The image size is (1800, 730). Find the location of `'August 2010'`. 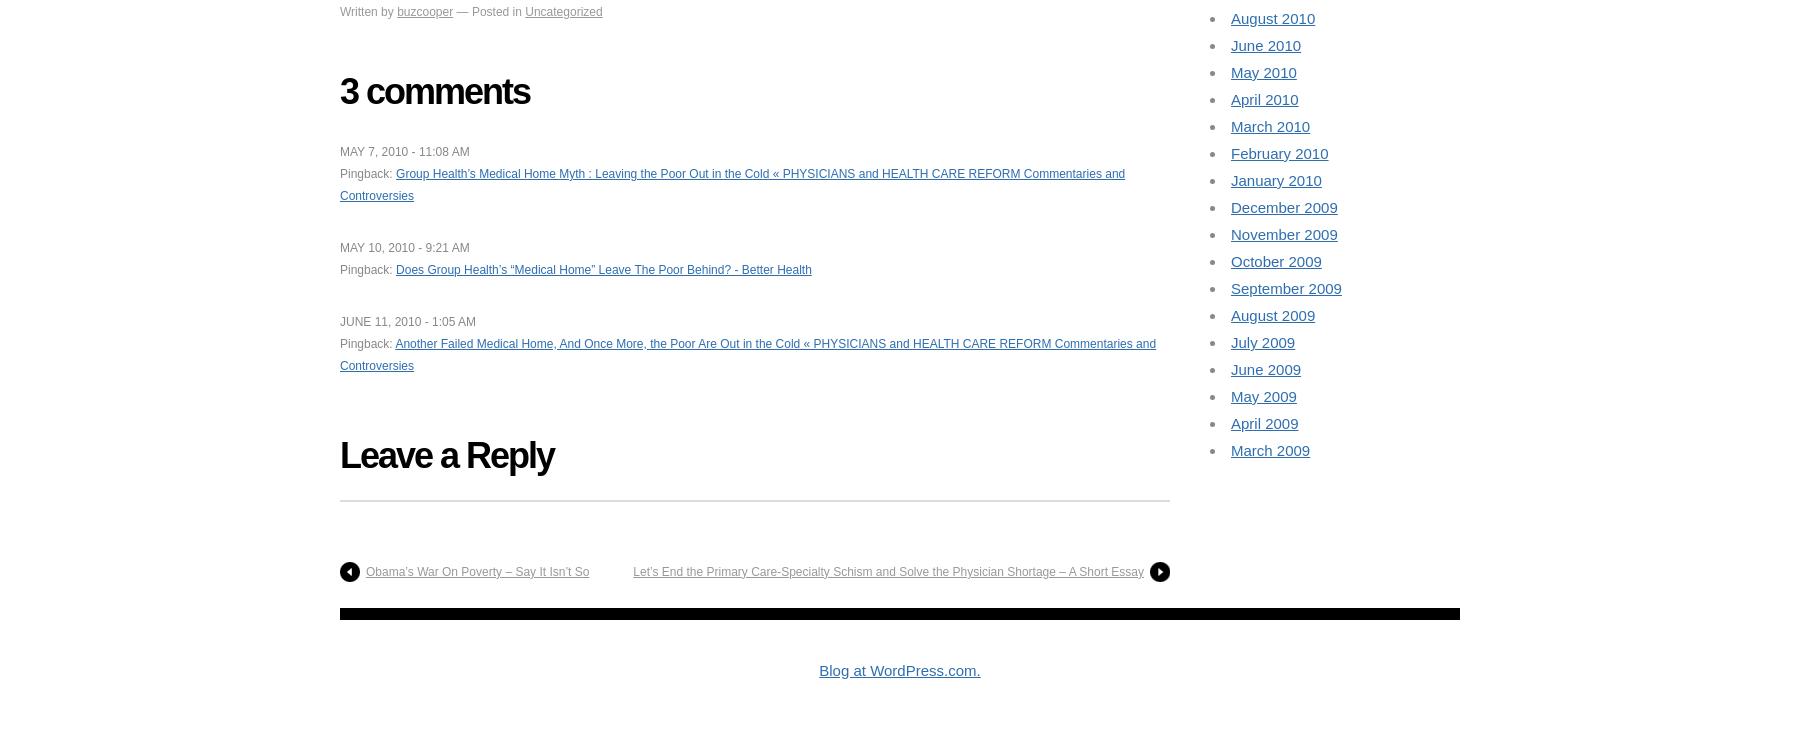

'August 2010' is located at coordinates (1272, 17).